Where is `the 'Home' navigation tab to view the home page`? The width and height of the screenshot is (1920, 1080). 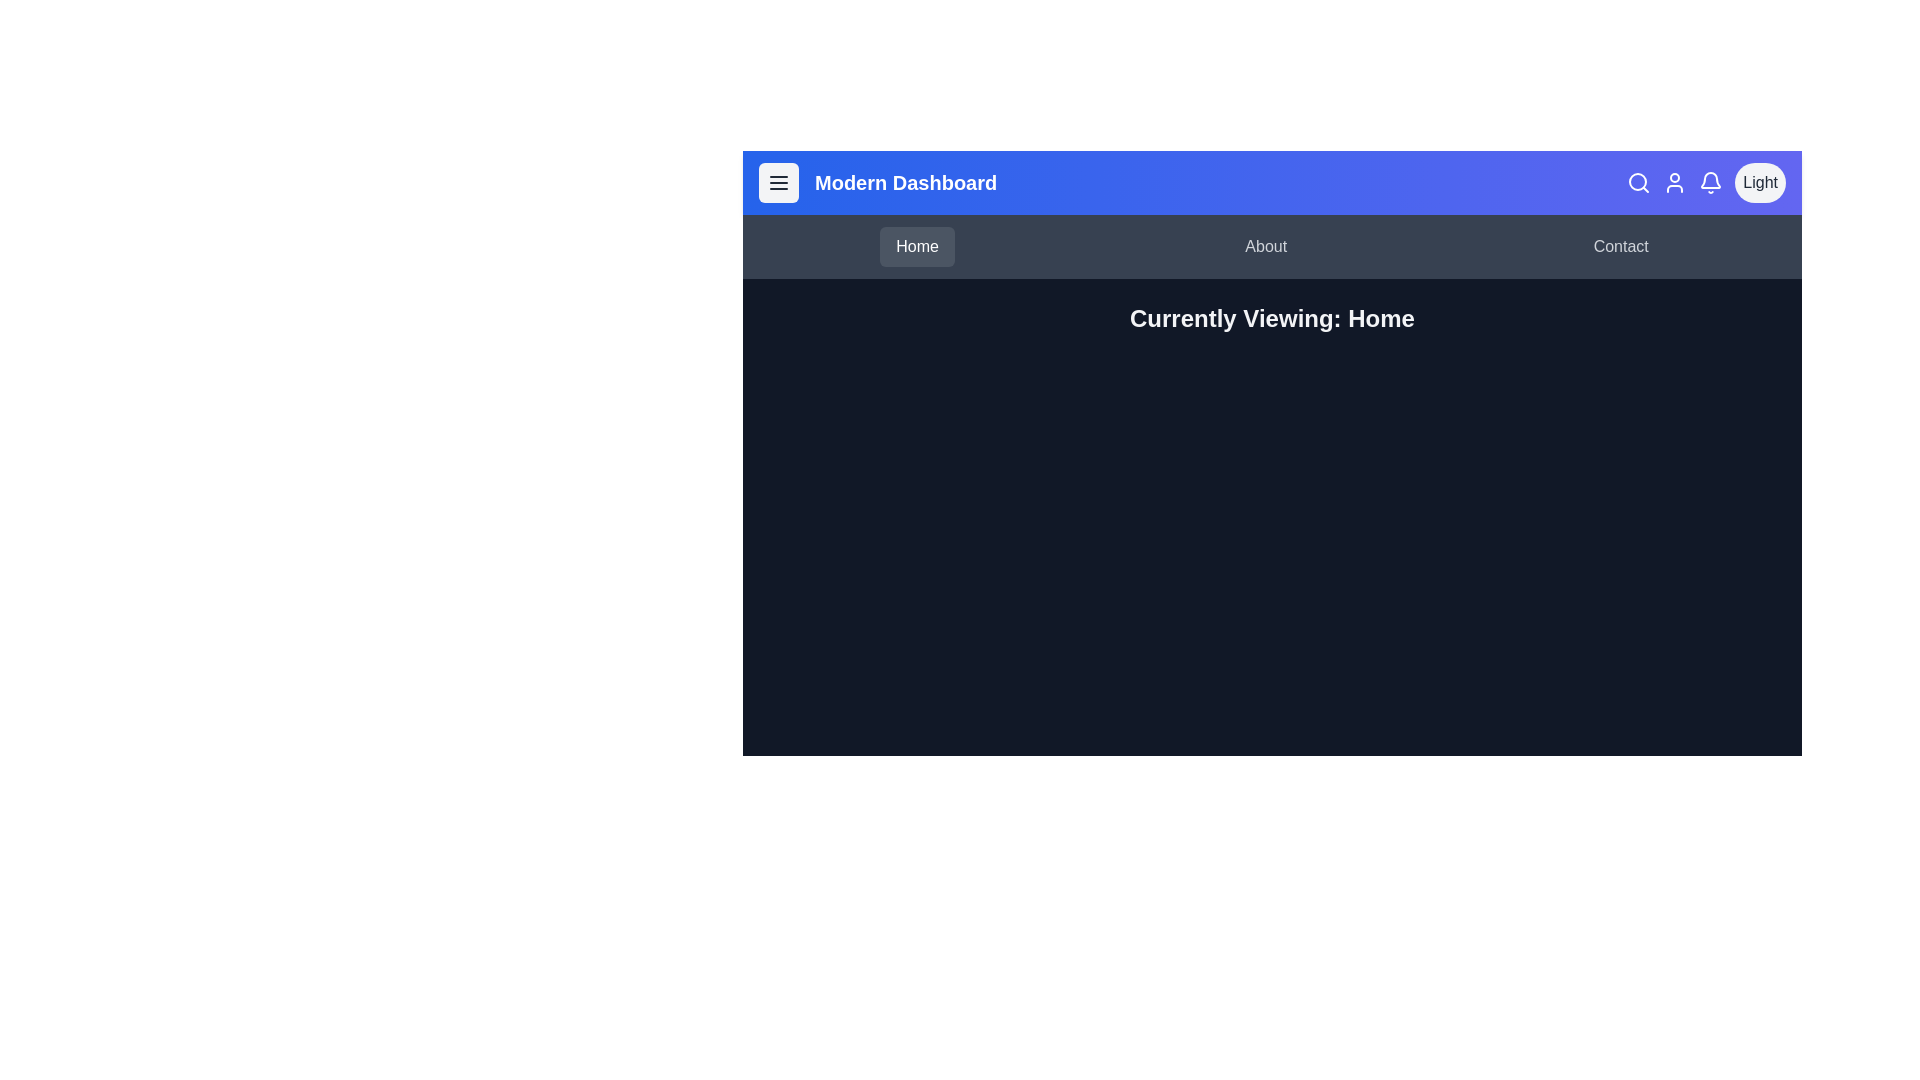
the 'Home' navigation tab to view the home page is located at coordinates (916, 245).